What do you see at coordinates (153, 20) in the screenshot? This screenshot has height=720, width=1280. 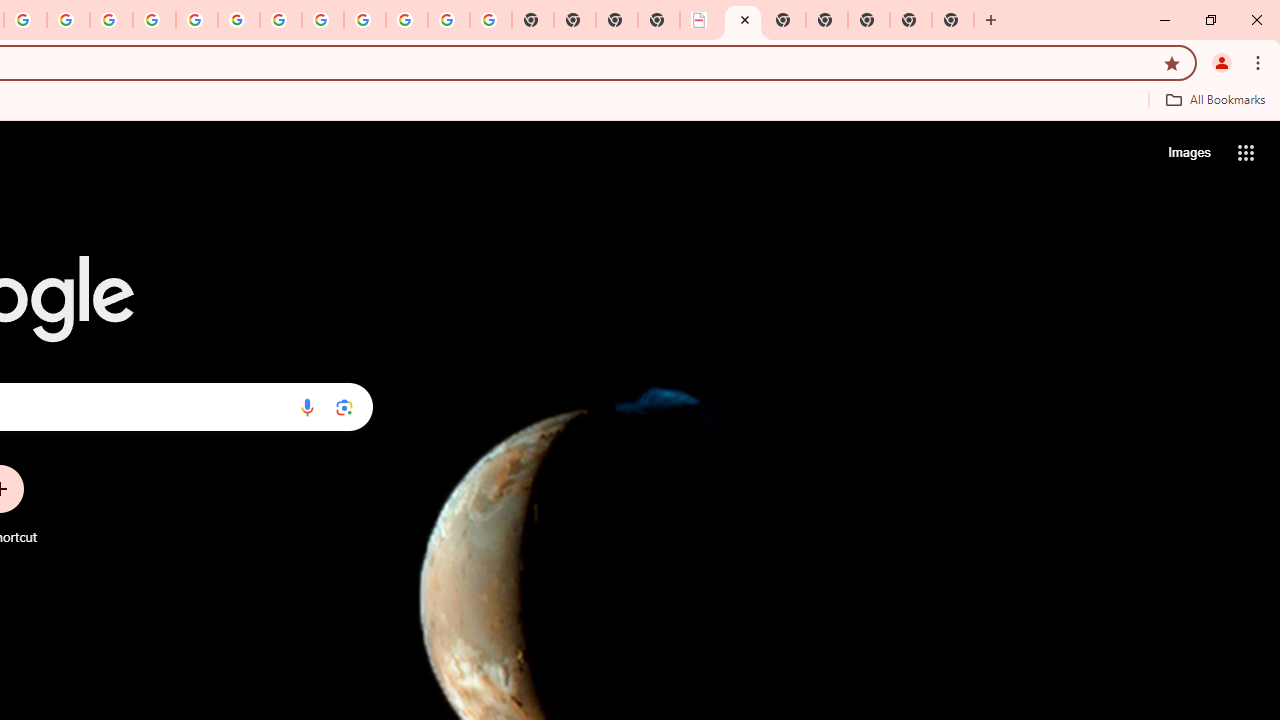 I see `'Privacy Help Center - Policies Help'` at bounding box center [153, 20].